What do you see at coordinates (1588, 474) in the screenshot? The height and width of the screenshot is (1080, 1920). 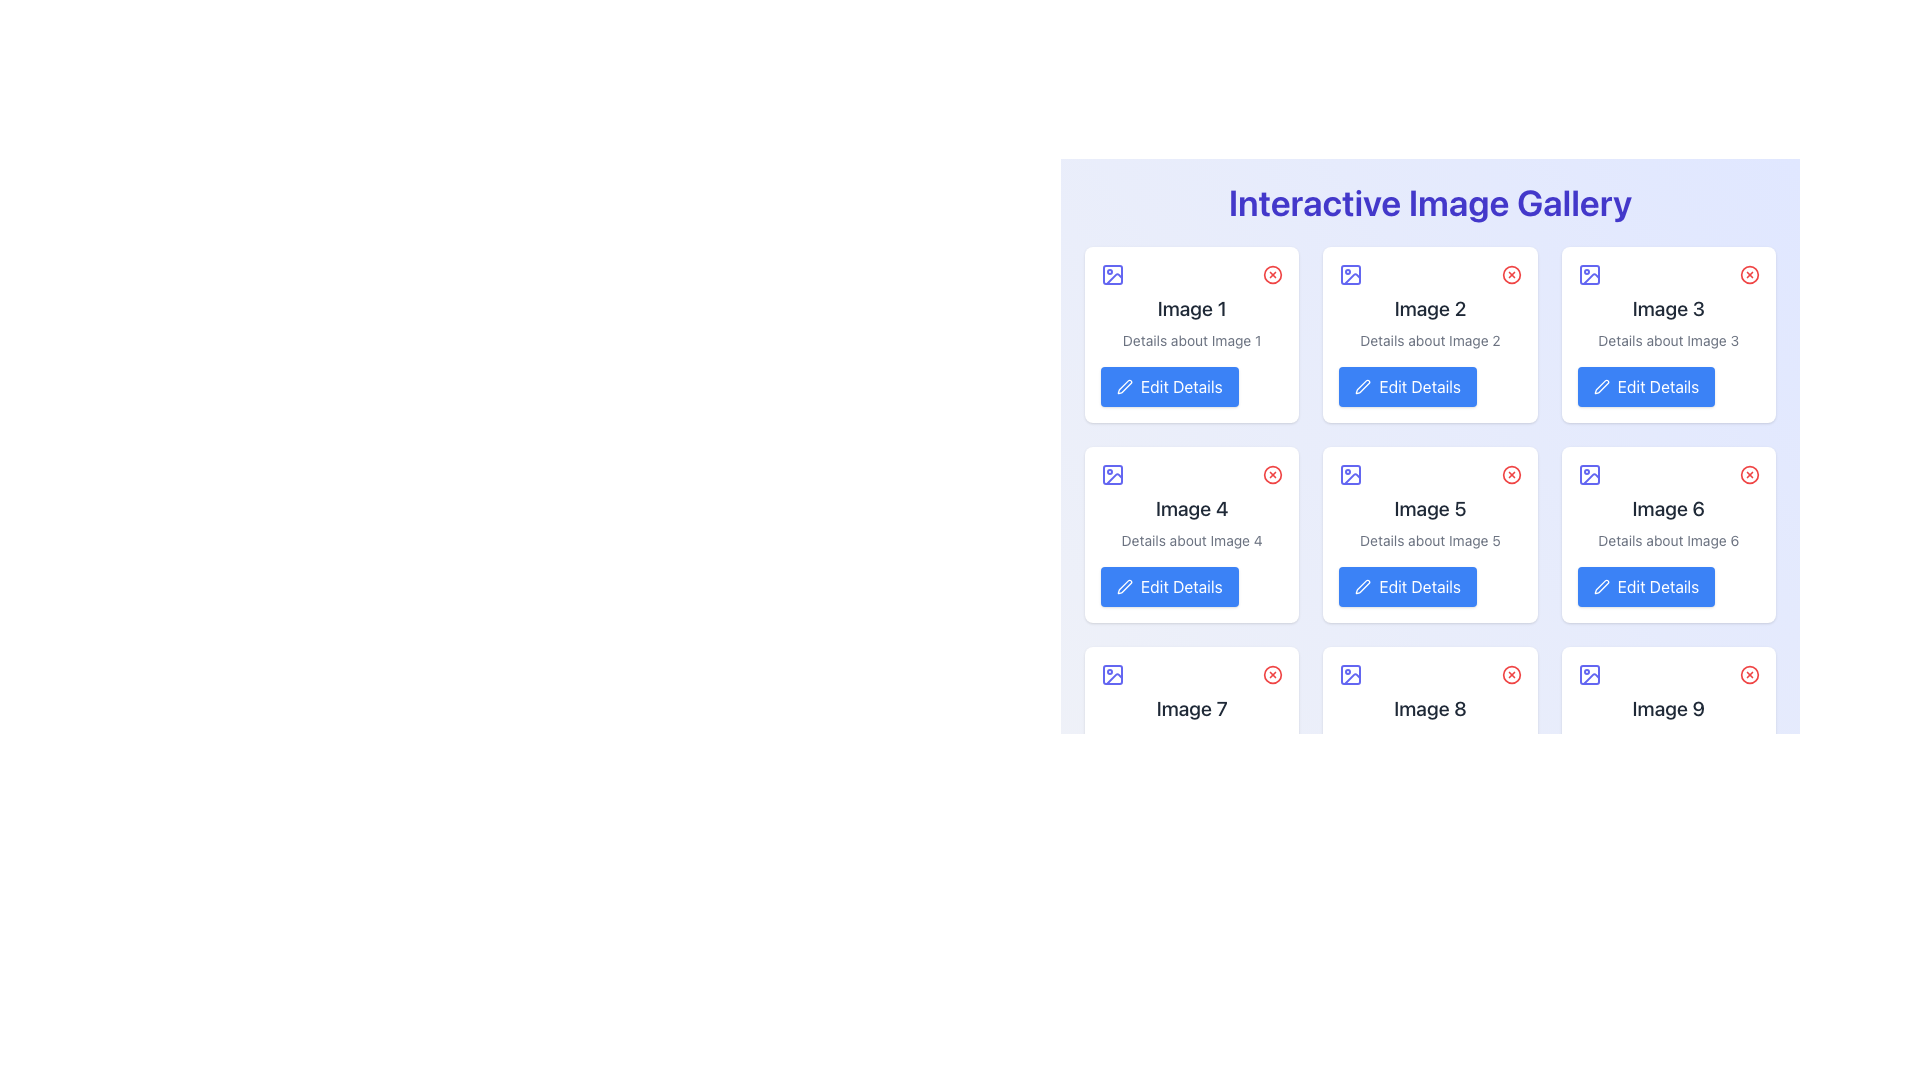 I see `the SVG icon representing an image within the 'Image 6' card, located at the top-left area of the card` at bounding box center [1588, 474].